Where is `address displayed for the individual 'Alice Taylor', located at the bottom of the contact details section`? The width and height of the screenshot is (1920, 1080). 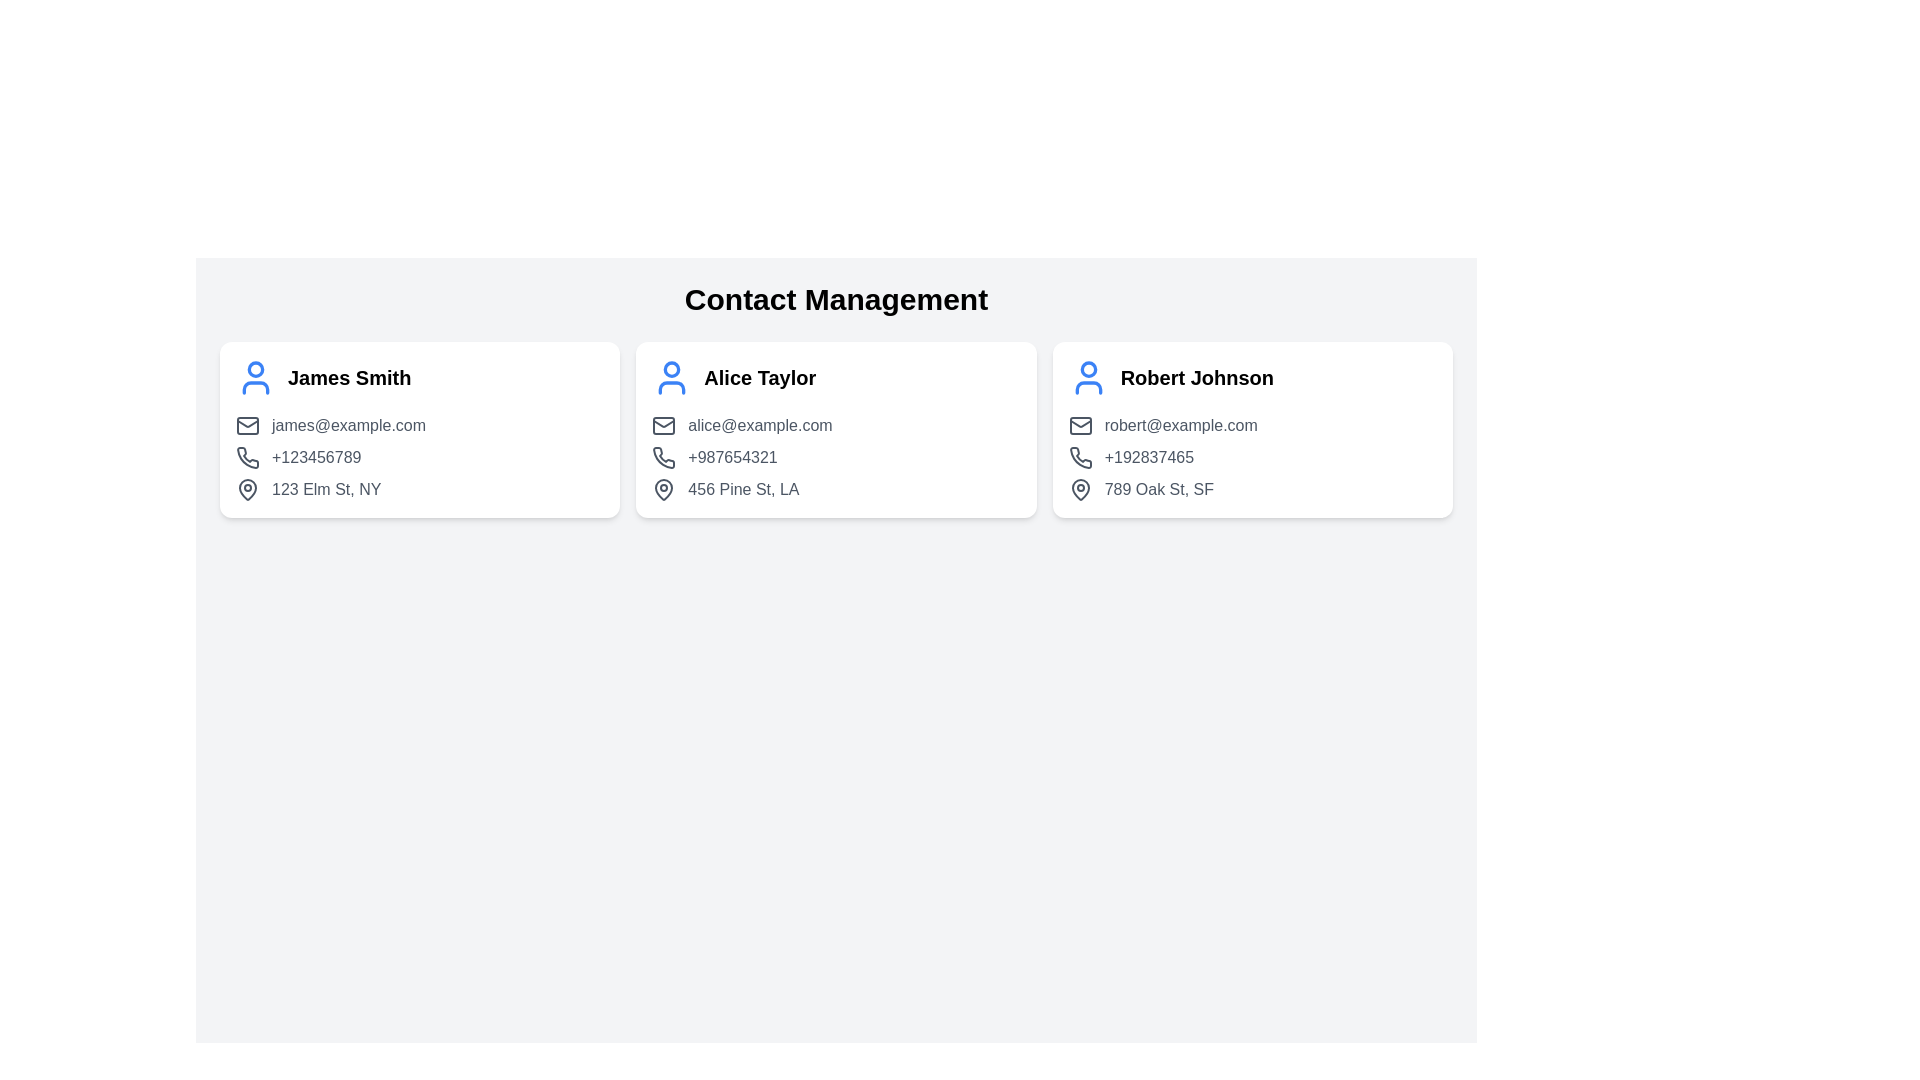 address displayed for the individual 'Alice Taylor', located at the bottom of the contact details section is located at coordinates (836, 489).